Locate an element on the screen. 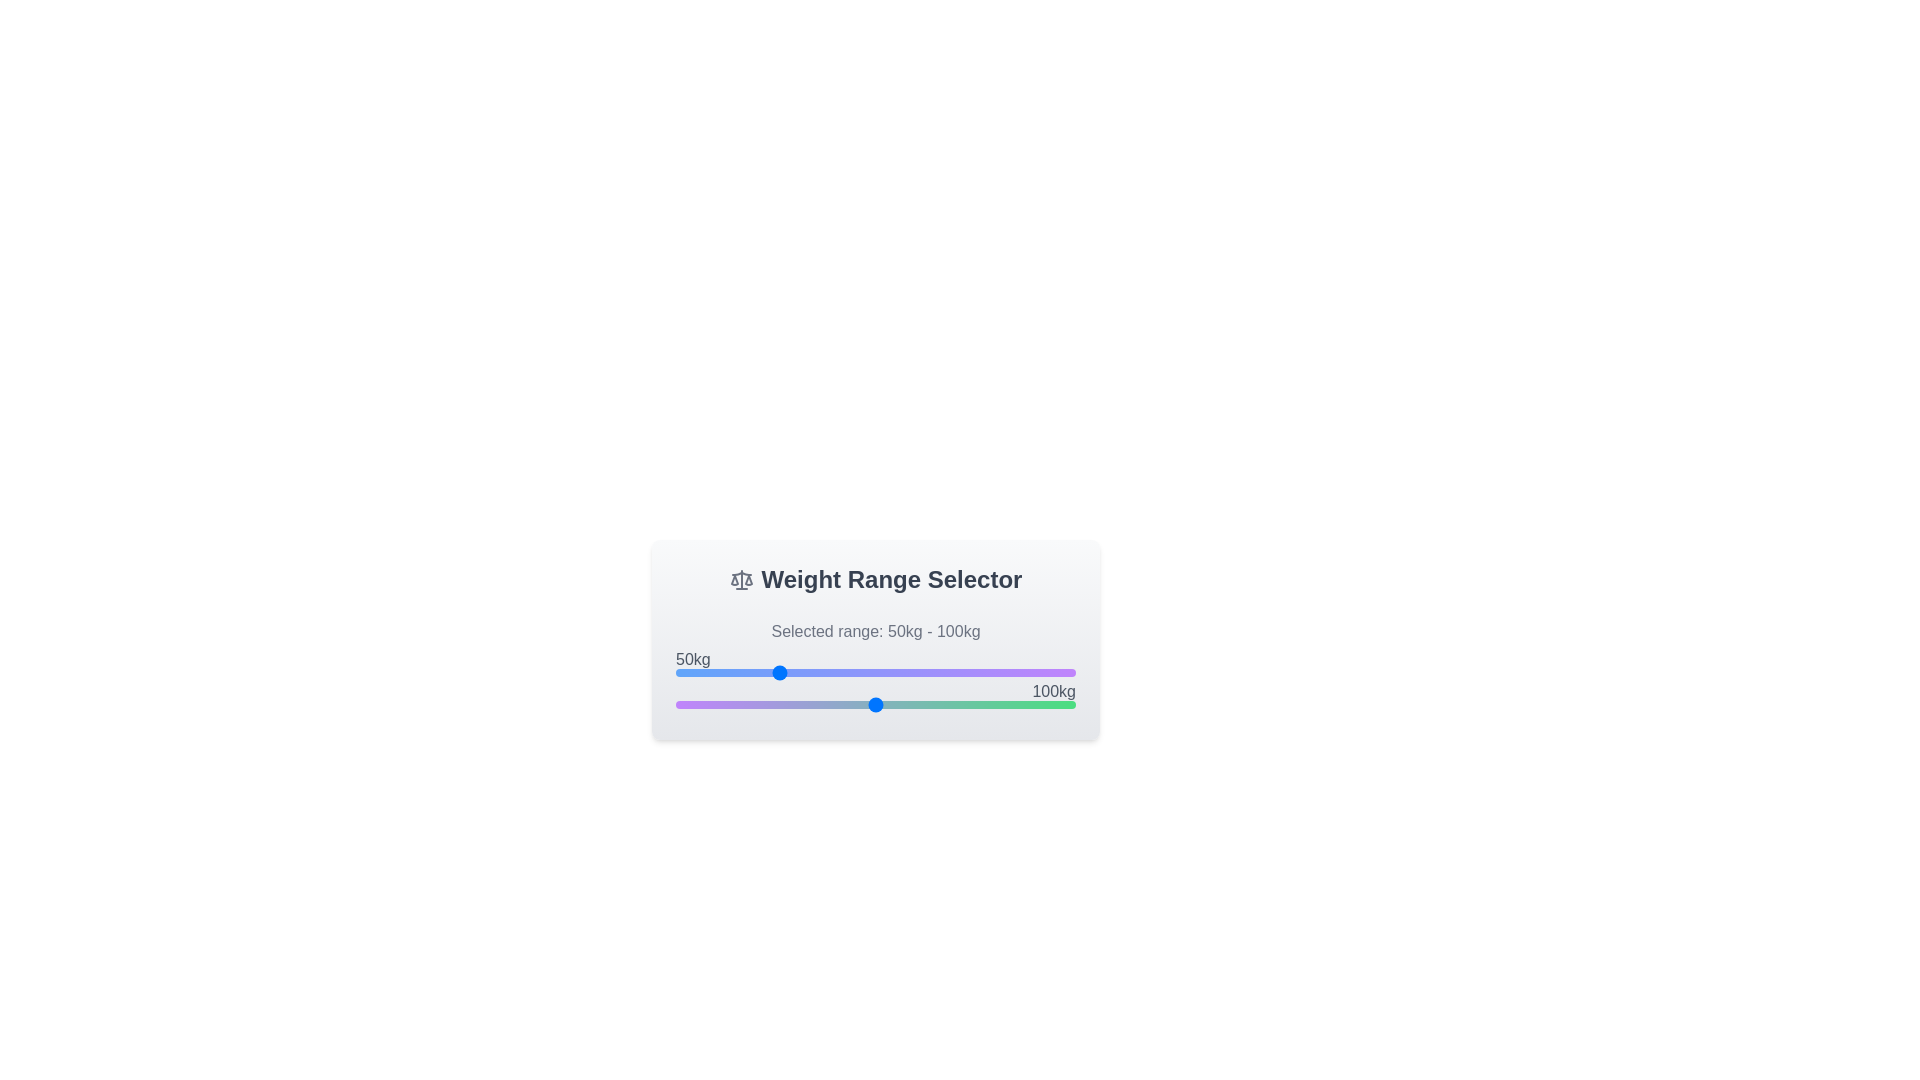  the right slider to set the maximum weight to 160 kg is located at coordinates (996, 704).